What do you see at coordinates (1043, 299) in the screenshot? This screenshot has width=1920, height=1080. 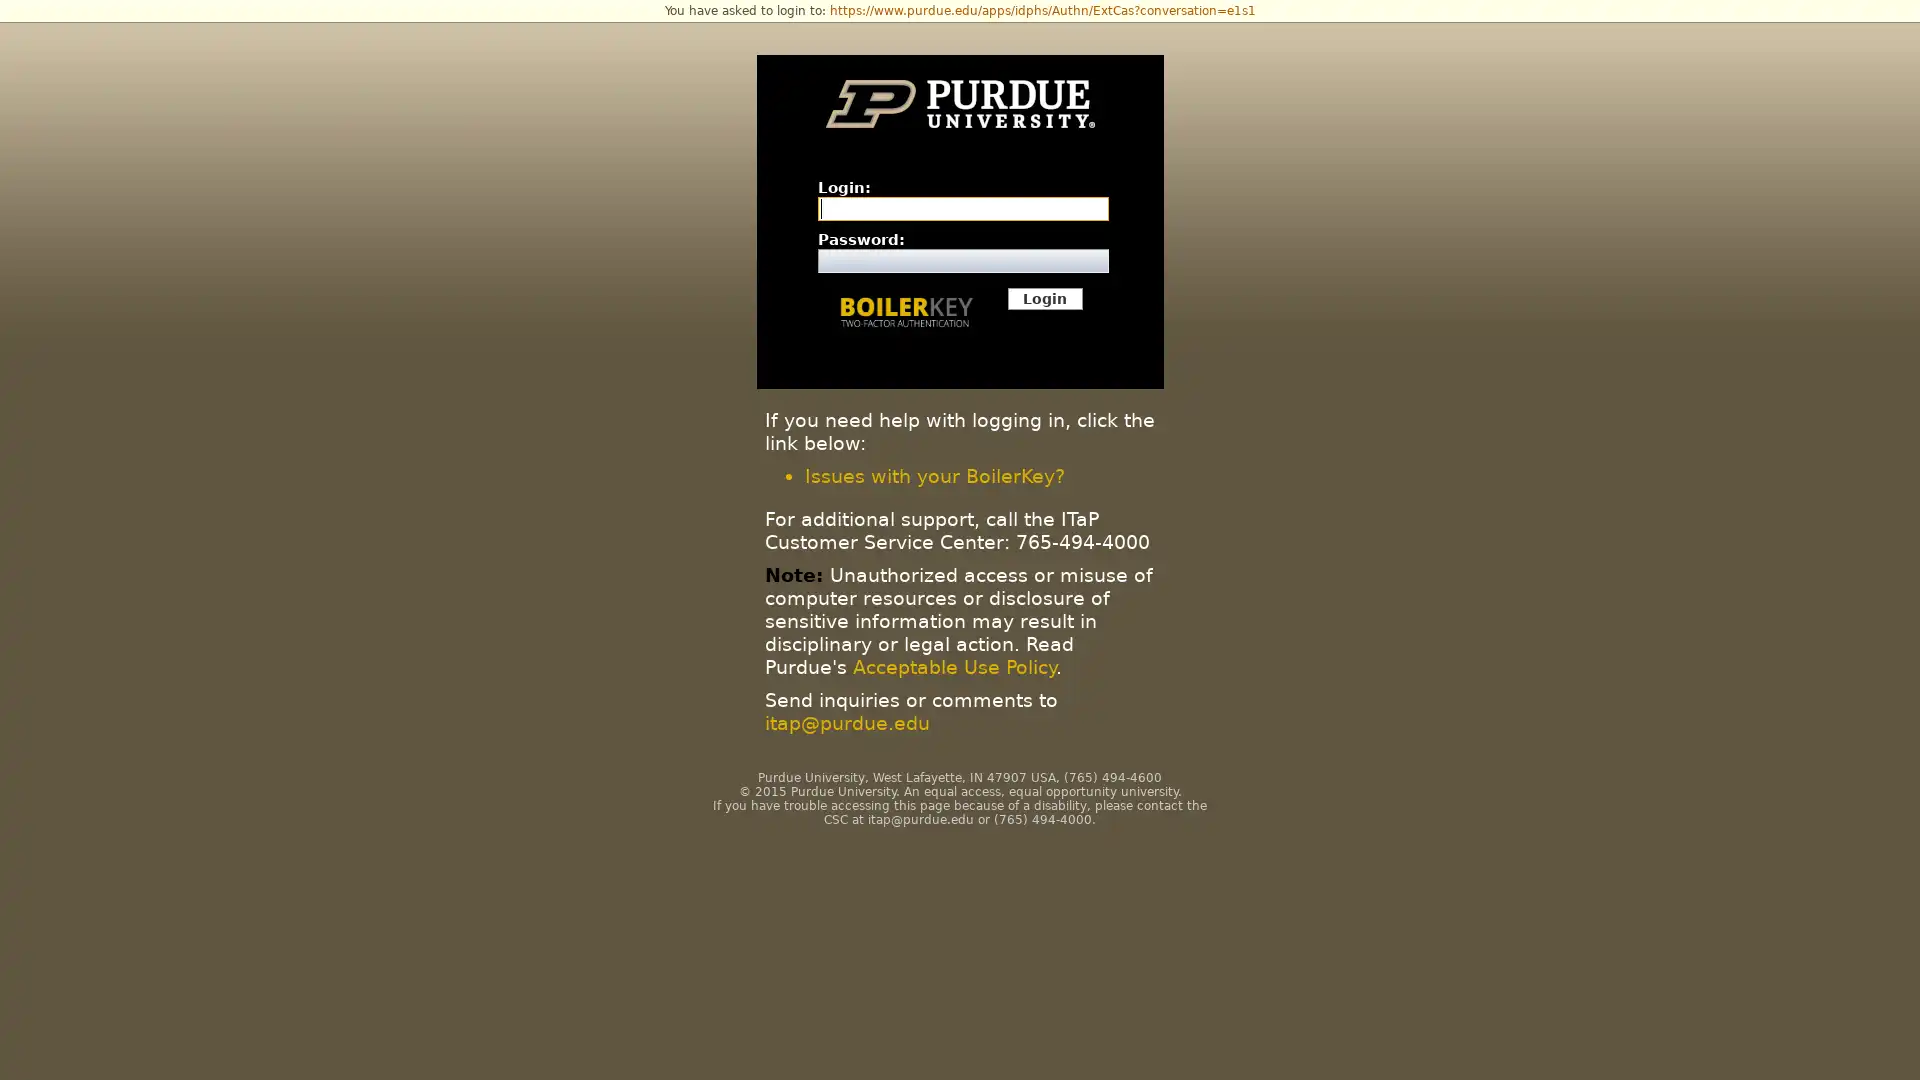 I see `Login` at bounding box center [1043, 299].